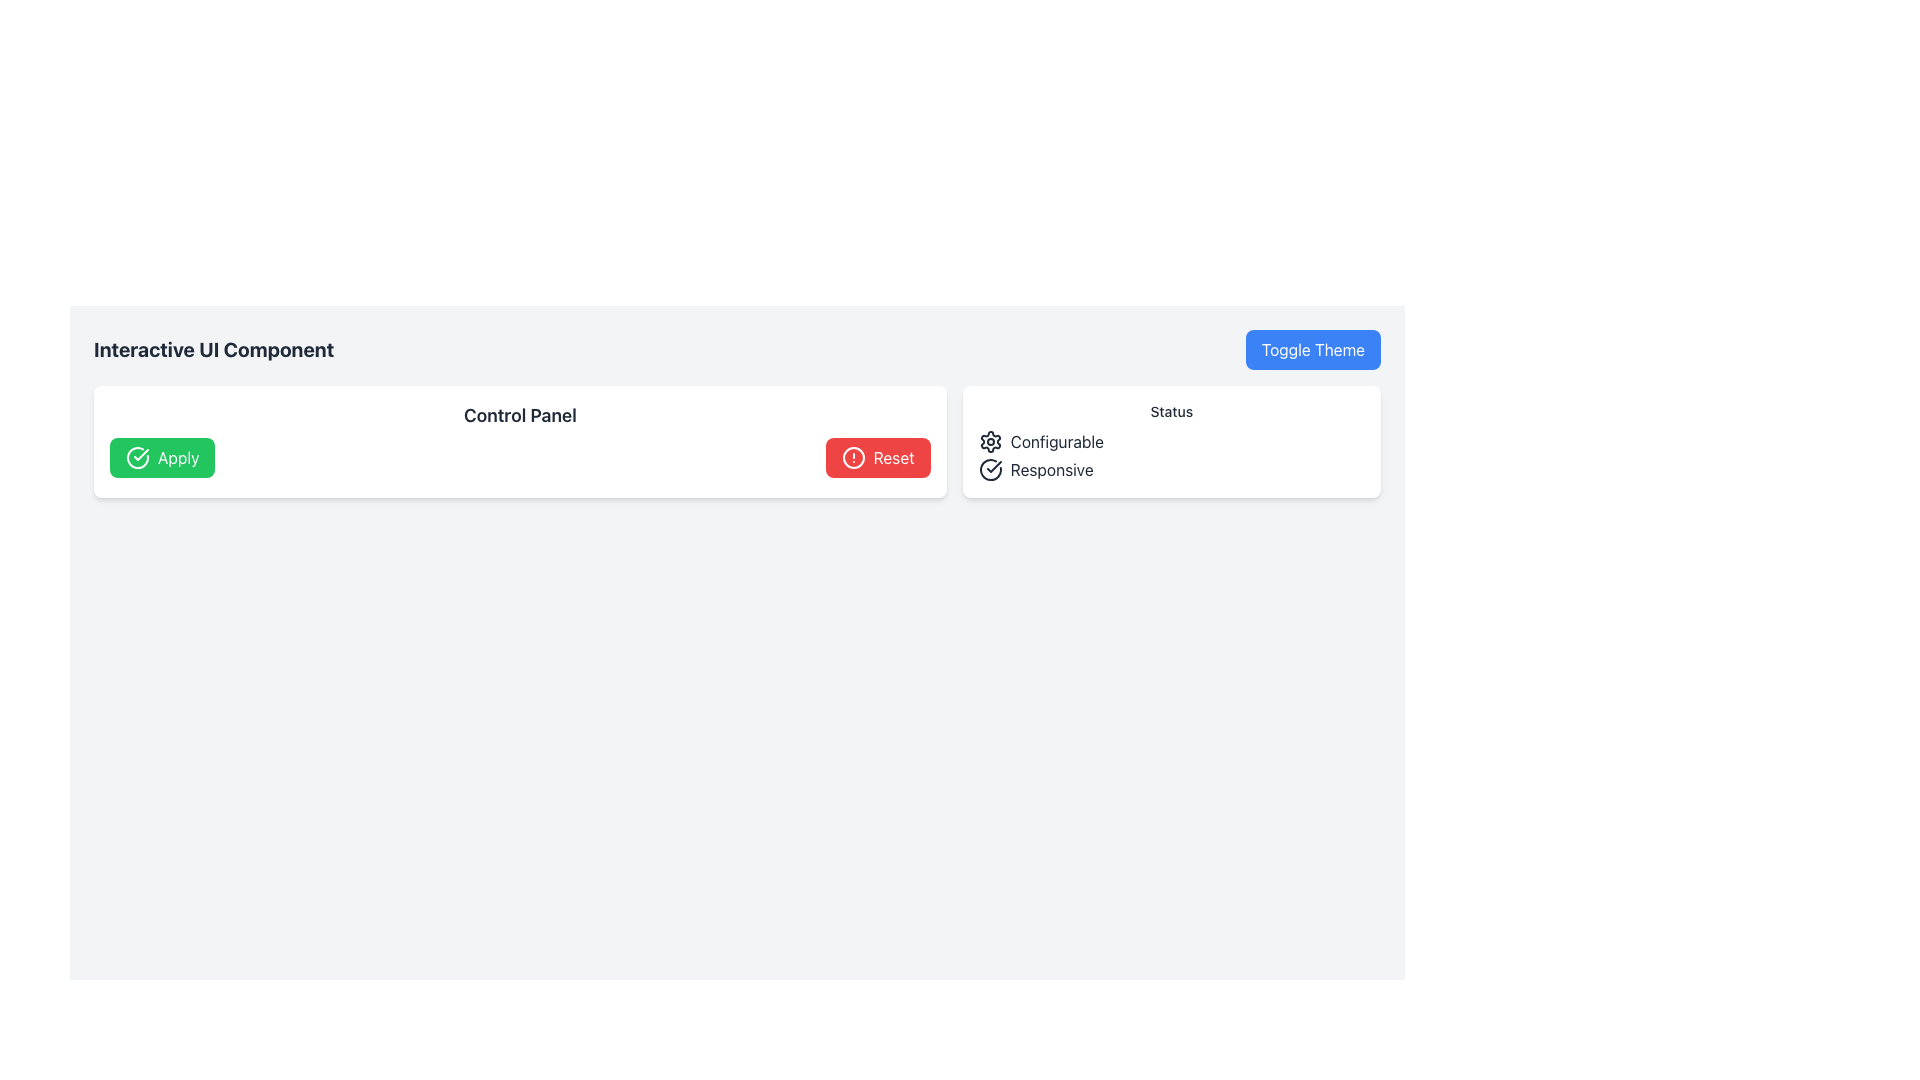 Image resolution: width=1920 pixels, height=1080 pixels. I want to click on the success state icon located in the right panel under the 'Responsive' label in the 'Status' section, so click(994, 466).